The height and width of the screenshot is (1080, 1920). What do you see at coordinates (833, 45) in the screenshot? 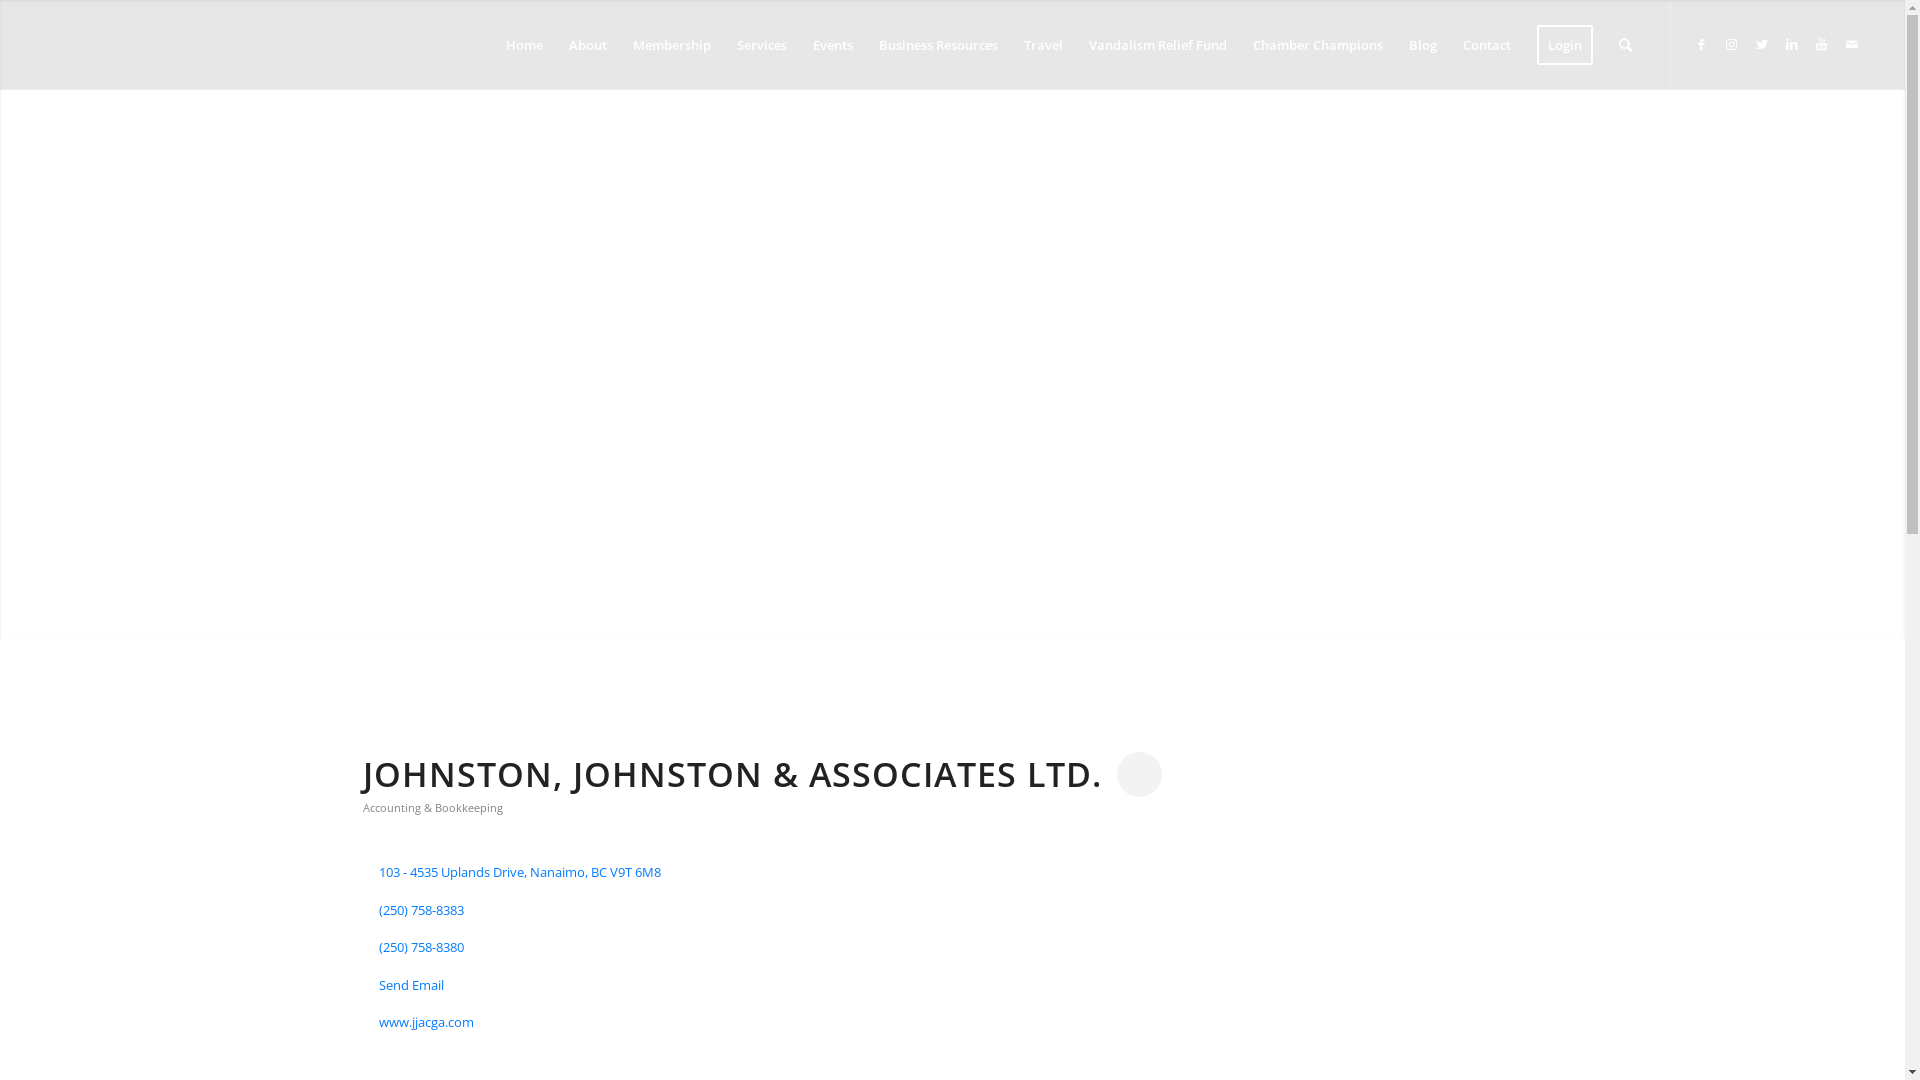
I see `'Events'` at bounding box center [833, 45].